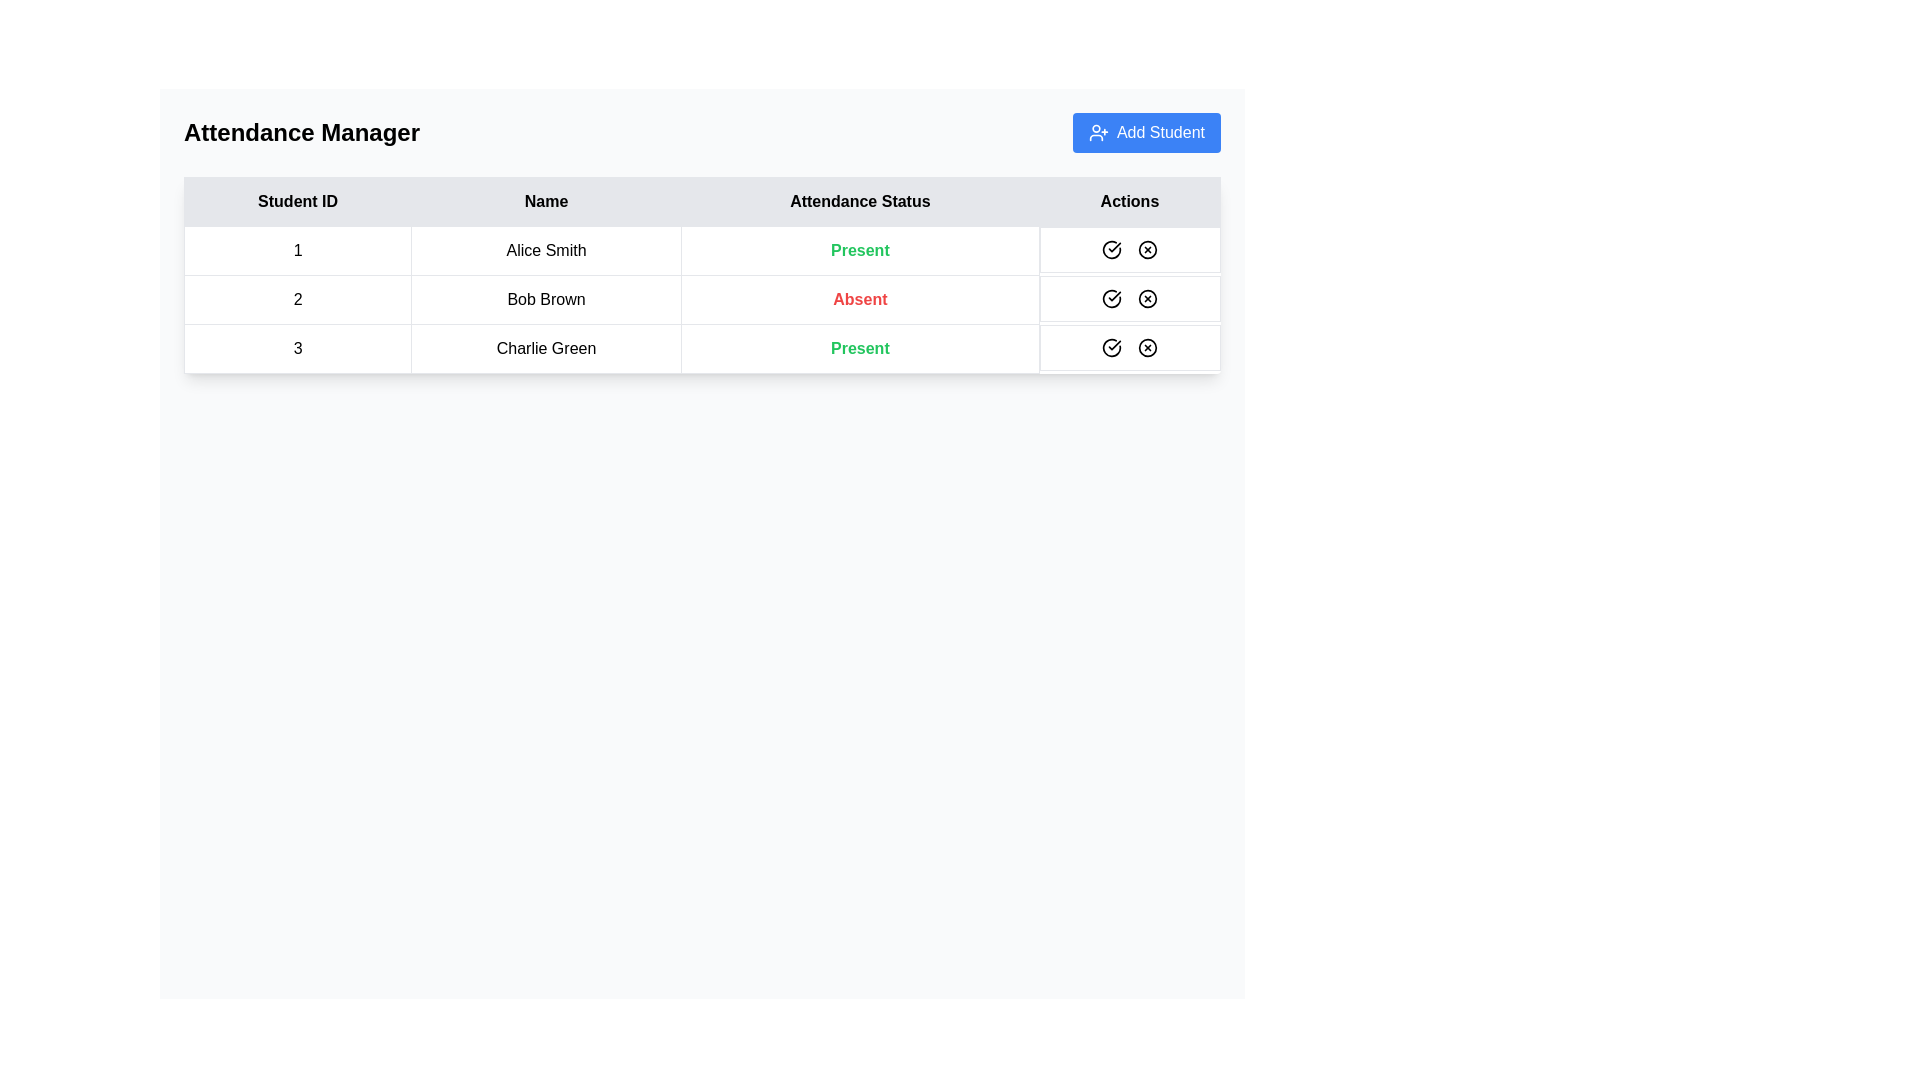  Describe the element at coordinates (860, 300) in the screenshot. I see `the 'Absent' text label, which is bold and red, indicating Bob Brown's attendance status in the second row of the table` at that location.